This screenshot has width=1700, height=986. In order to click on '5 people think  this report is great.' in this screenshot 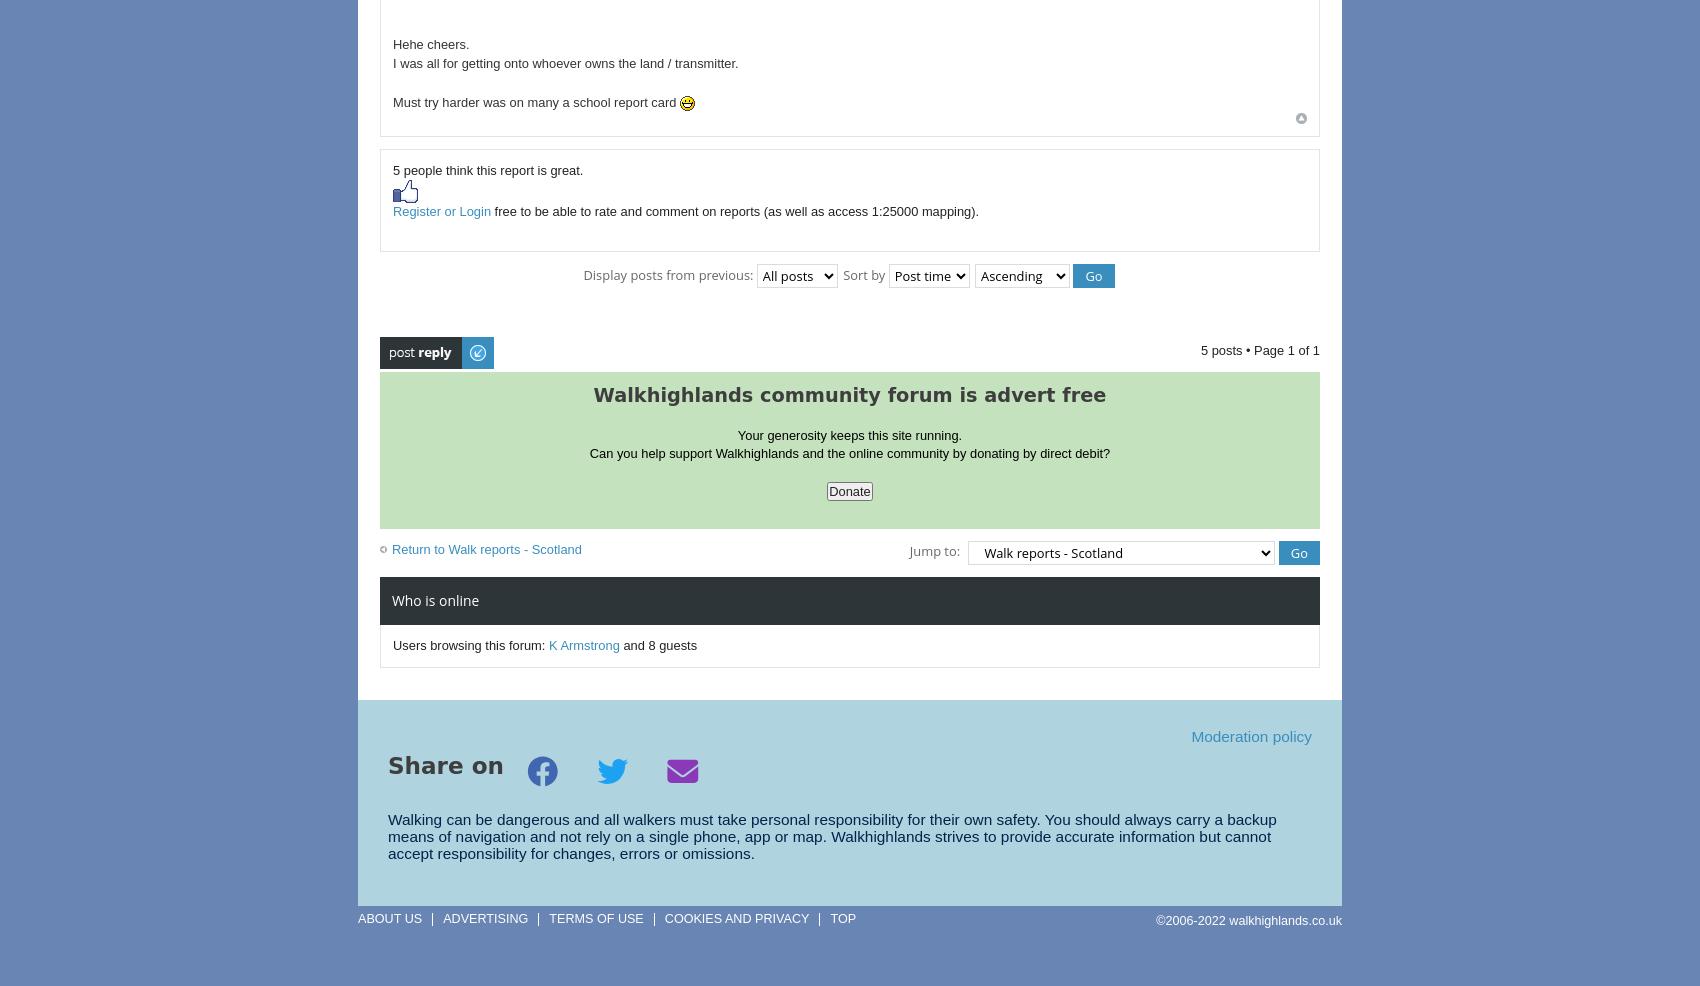, I will do `click(488, 169)`.